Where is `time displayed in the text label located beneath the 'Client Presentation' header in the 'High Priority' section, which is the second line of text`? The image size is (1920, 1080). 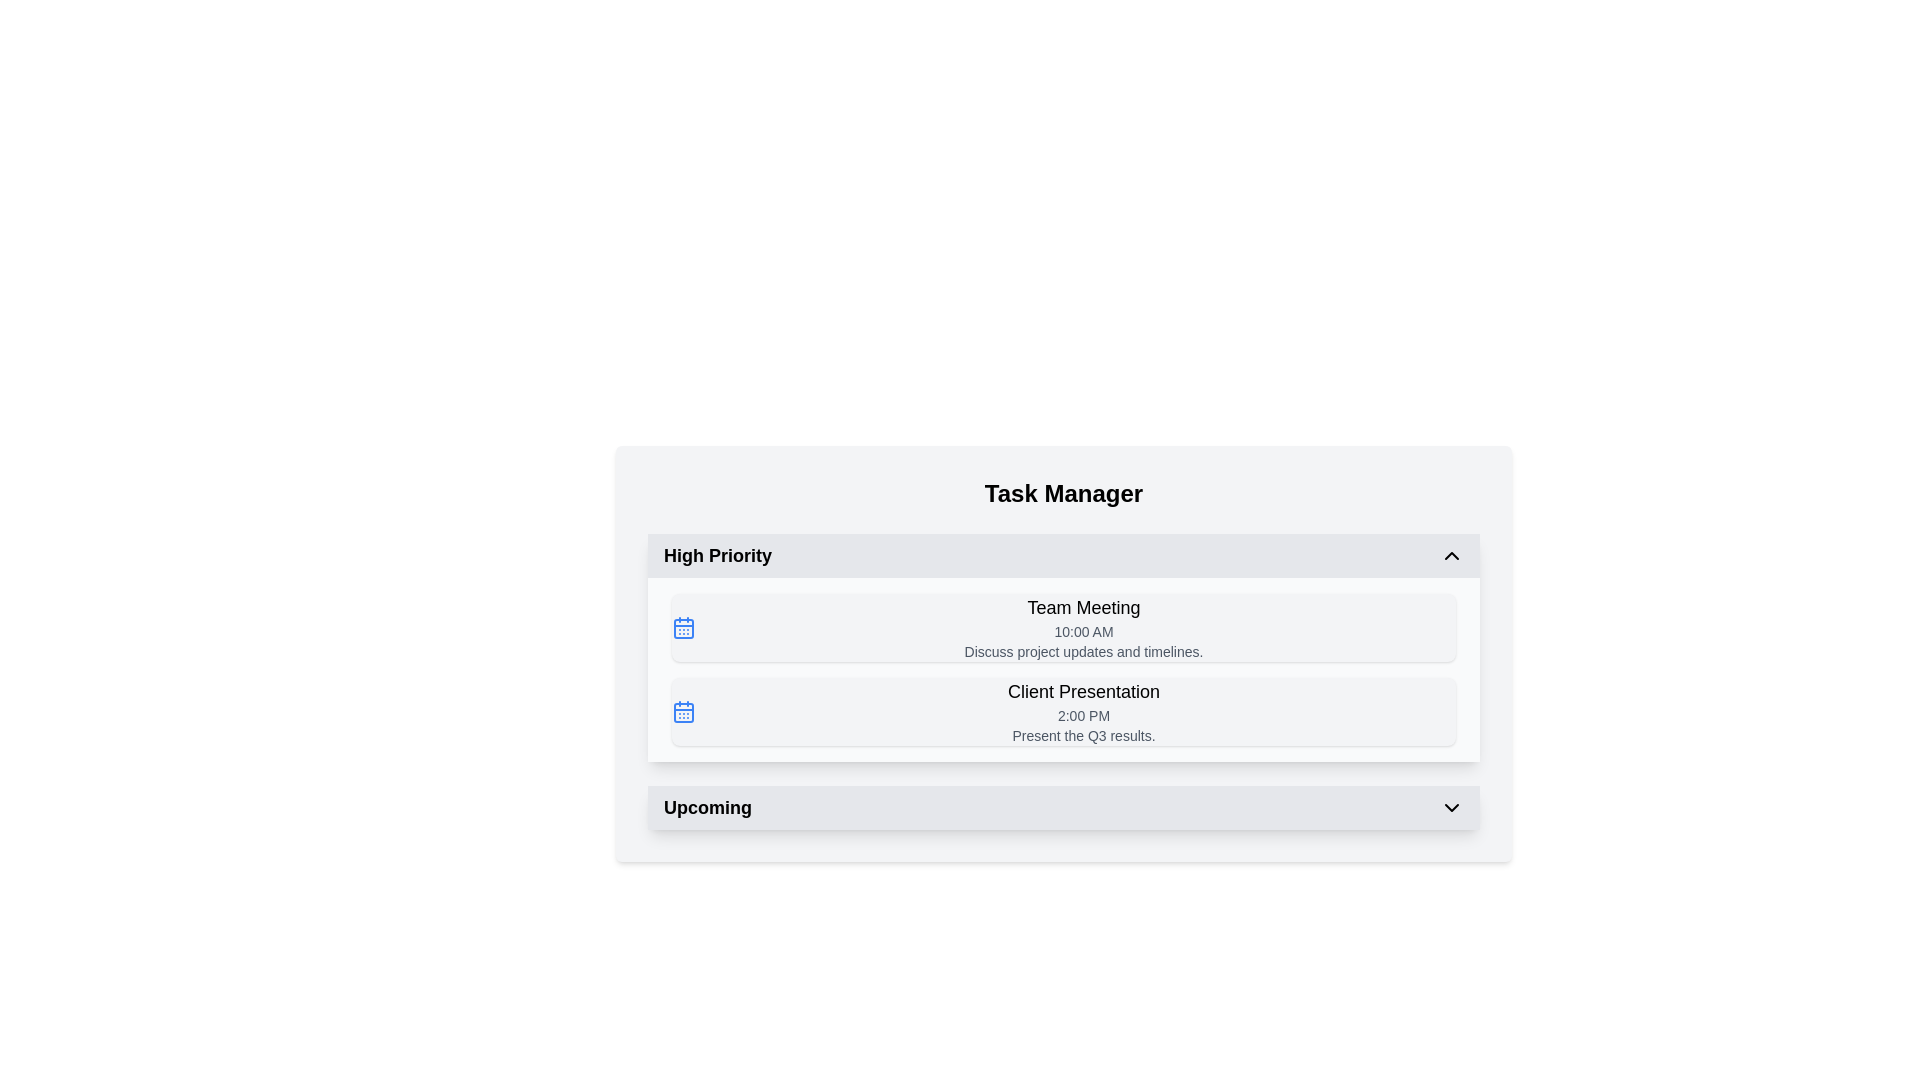 time displayed in the text label located beneath the 'Client Presentation' header in the 'High Priority' section, which is the second line of text is located at coordinates (1083, 715).